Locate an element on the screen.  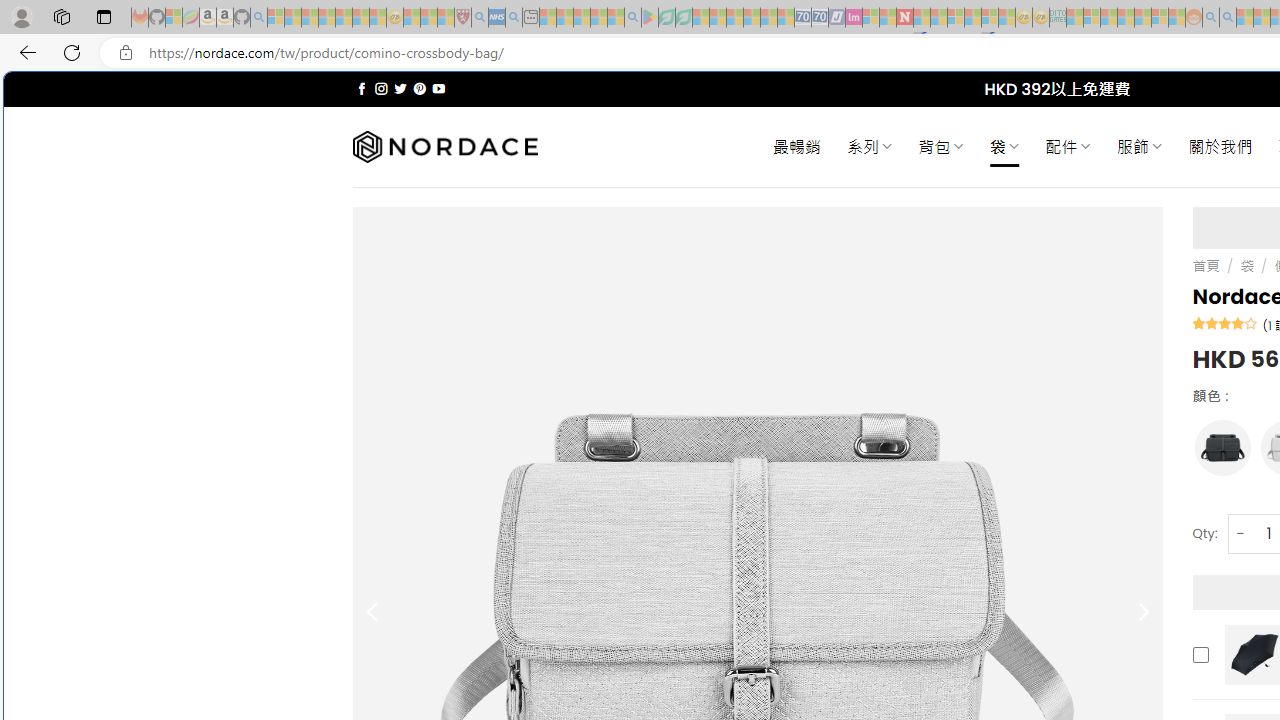
'Follow on Facebook' is located at coordinates (362, 88).